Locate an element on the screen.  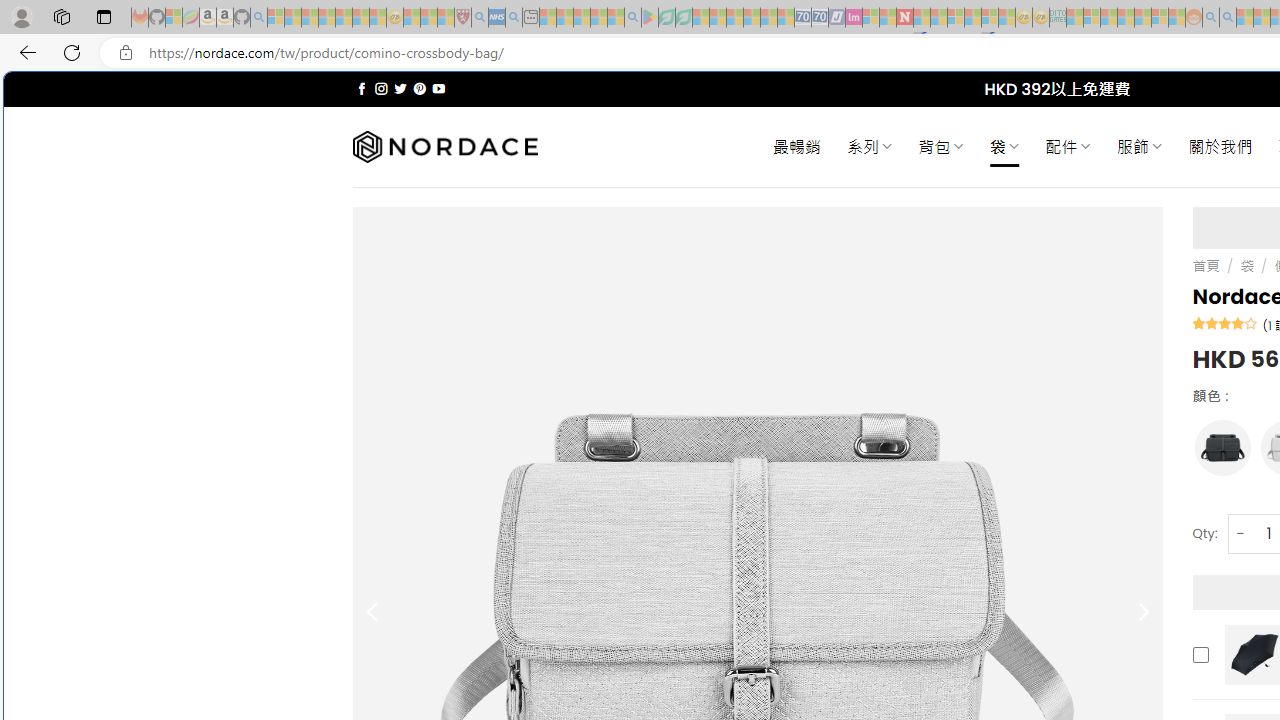
'Follow on Facebook' is located at coordinates (362, 88).